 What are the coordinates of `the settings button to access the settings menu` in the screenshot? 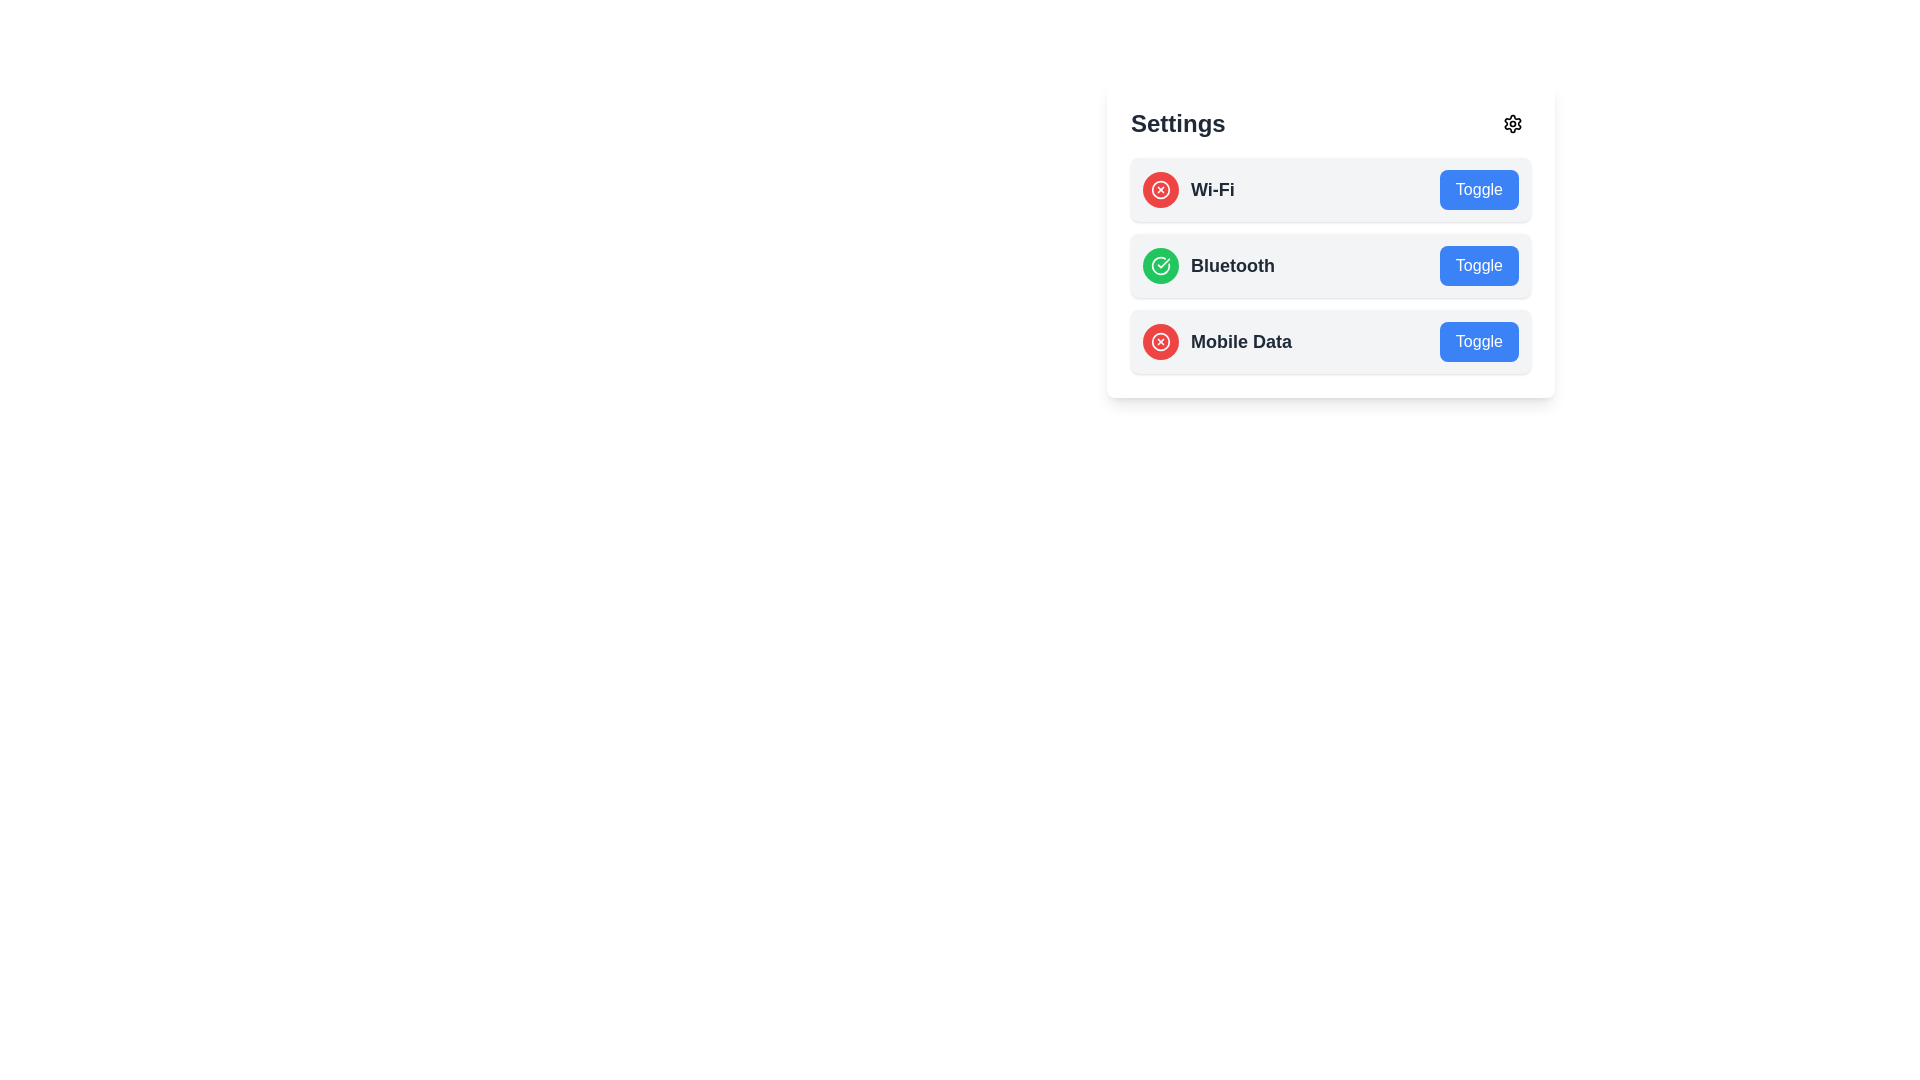 It's located at (1512, 123).